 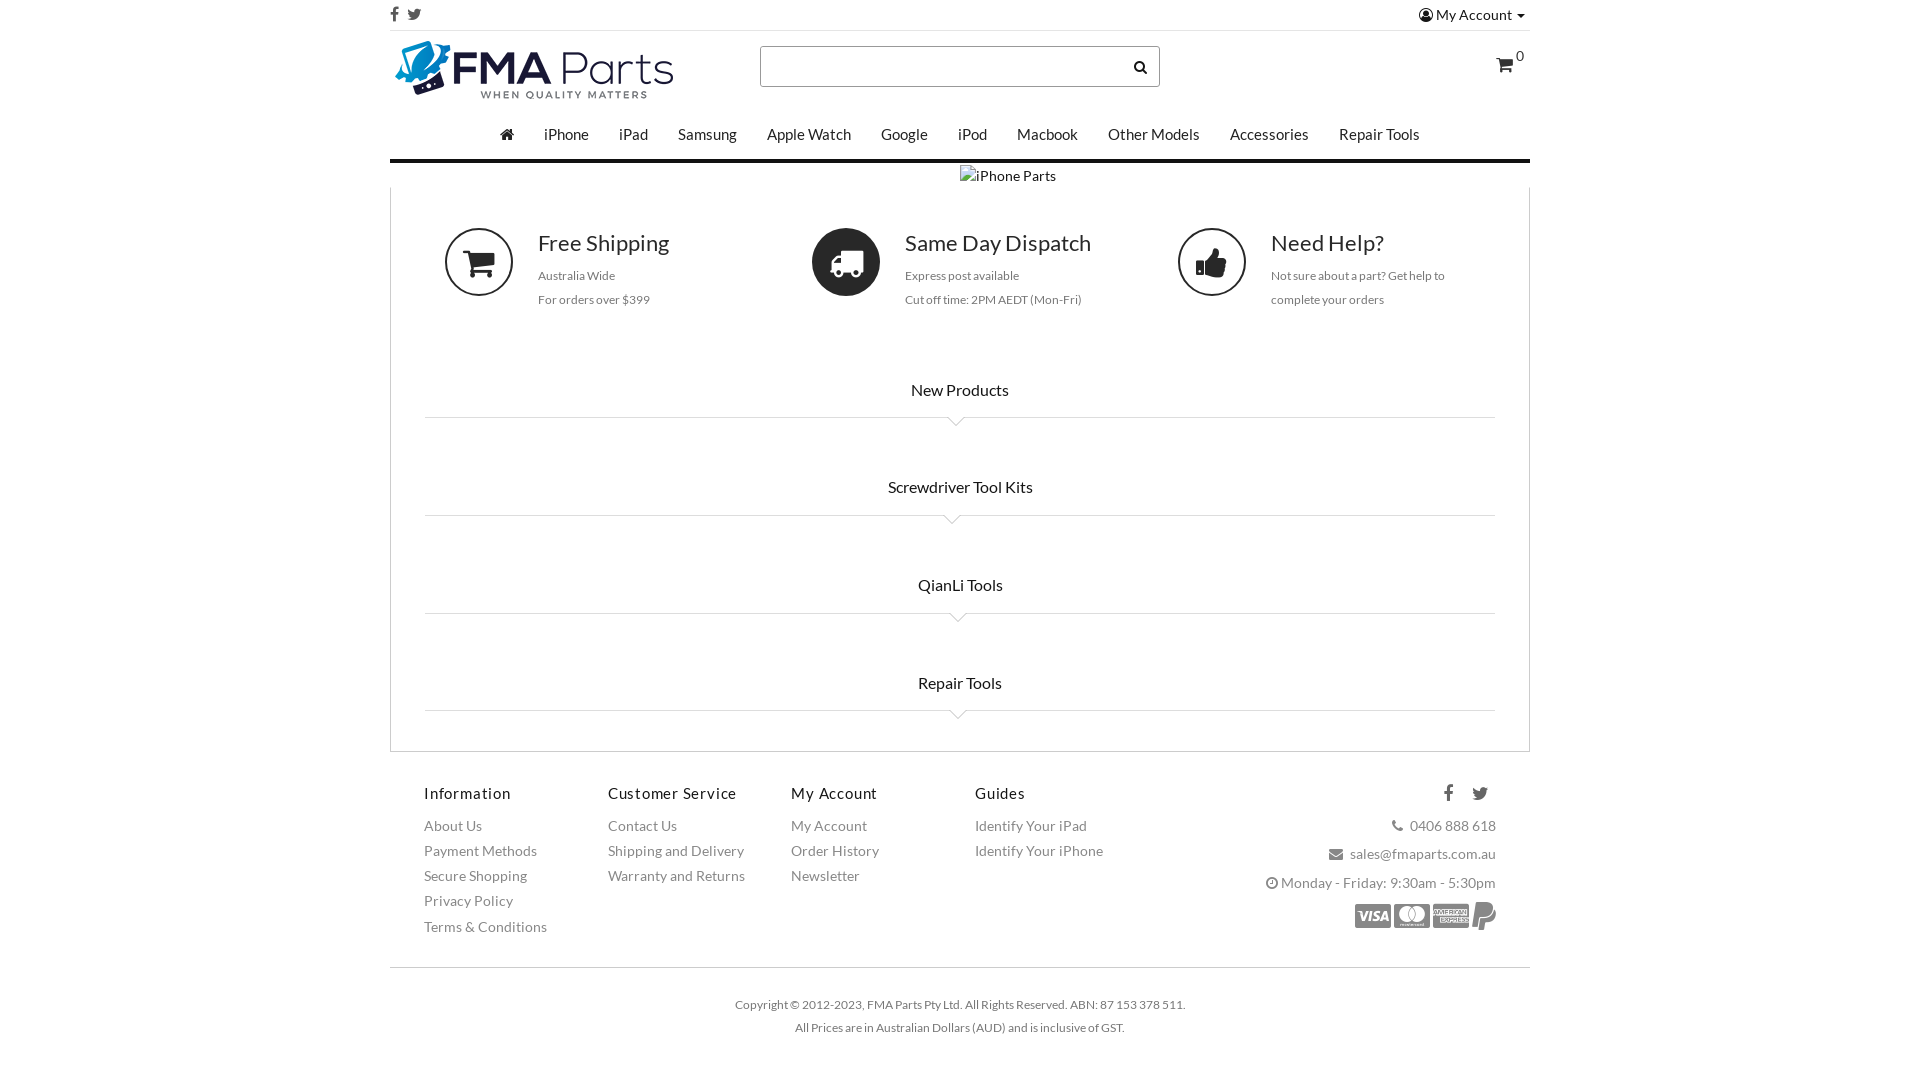 I want to click on 'Identify Your iPad', so click(x=1031, y=825).